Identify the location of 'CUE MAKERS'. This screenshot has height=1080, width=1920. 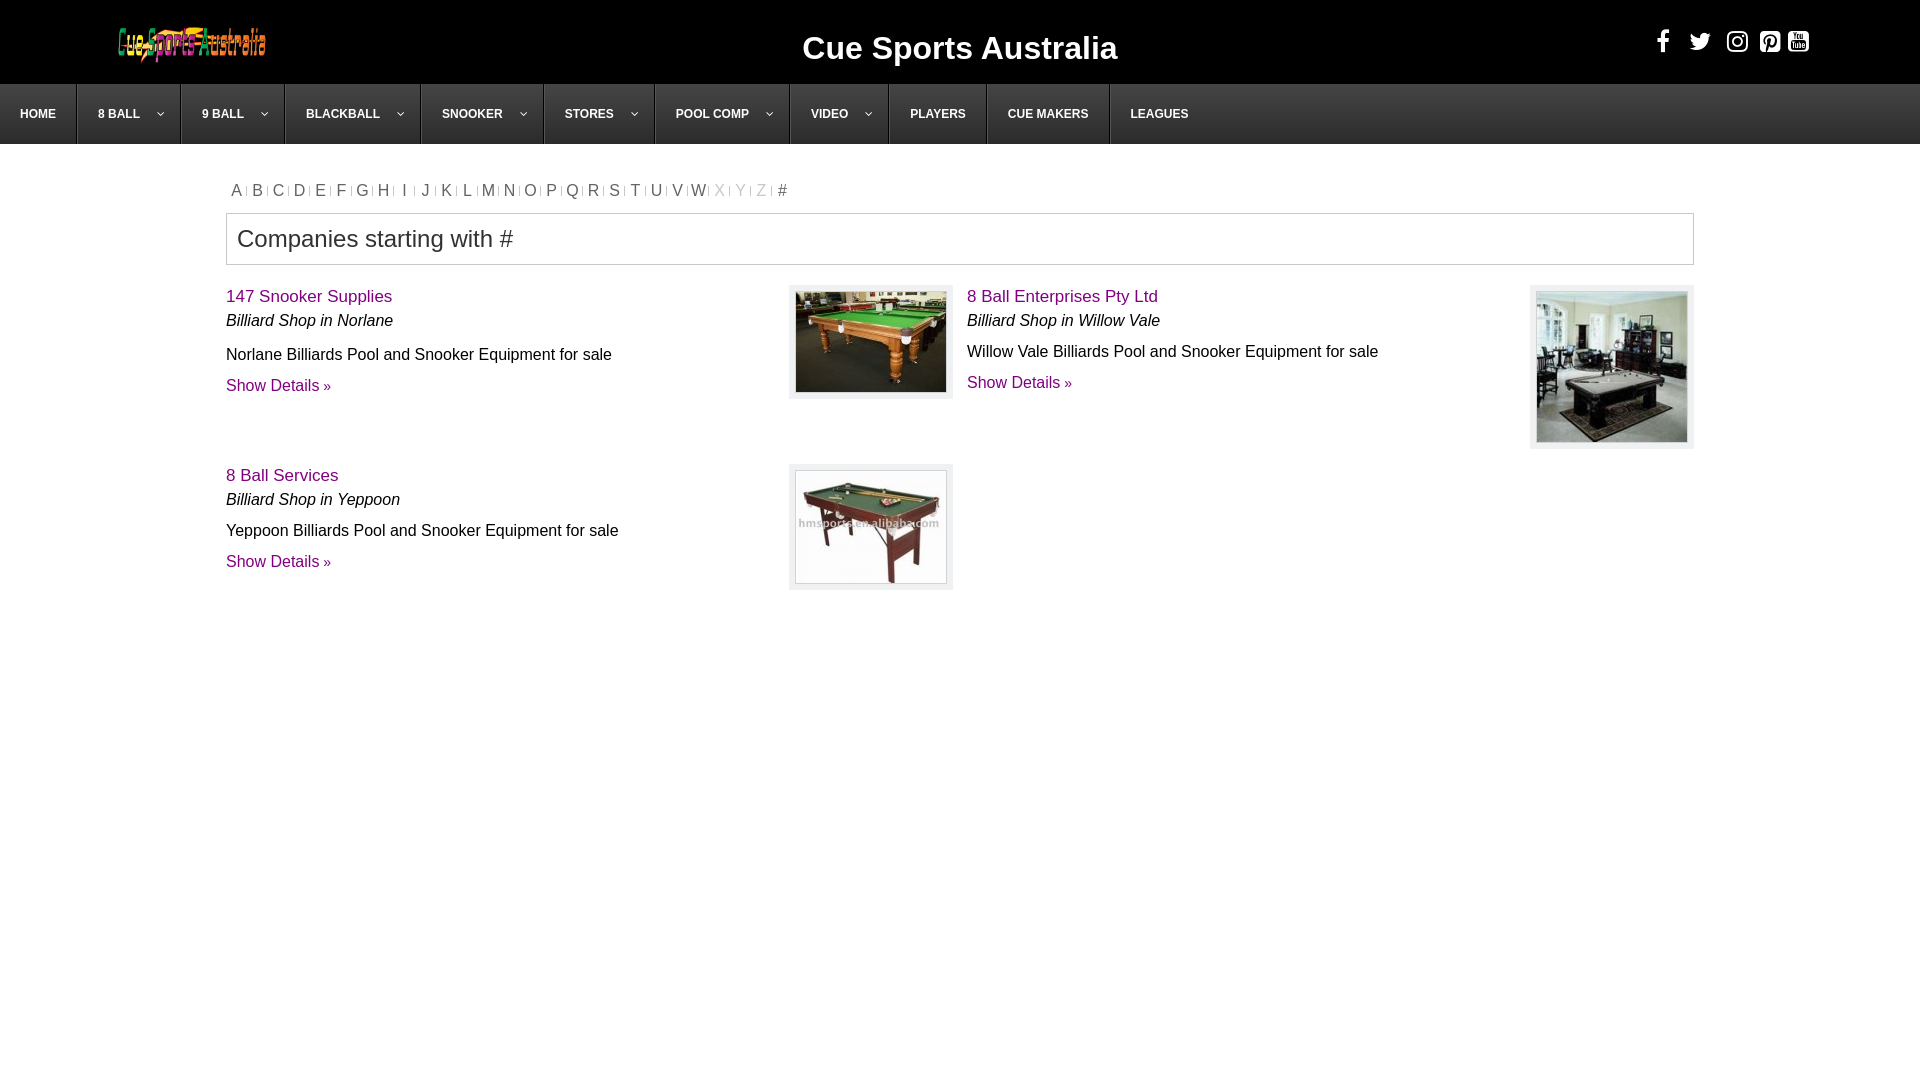
(1047, 114).